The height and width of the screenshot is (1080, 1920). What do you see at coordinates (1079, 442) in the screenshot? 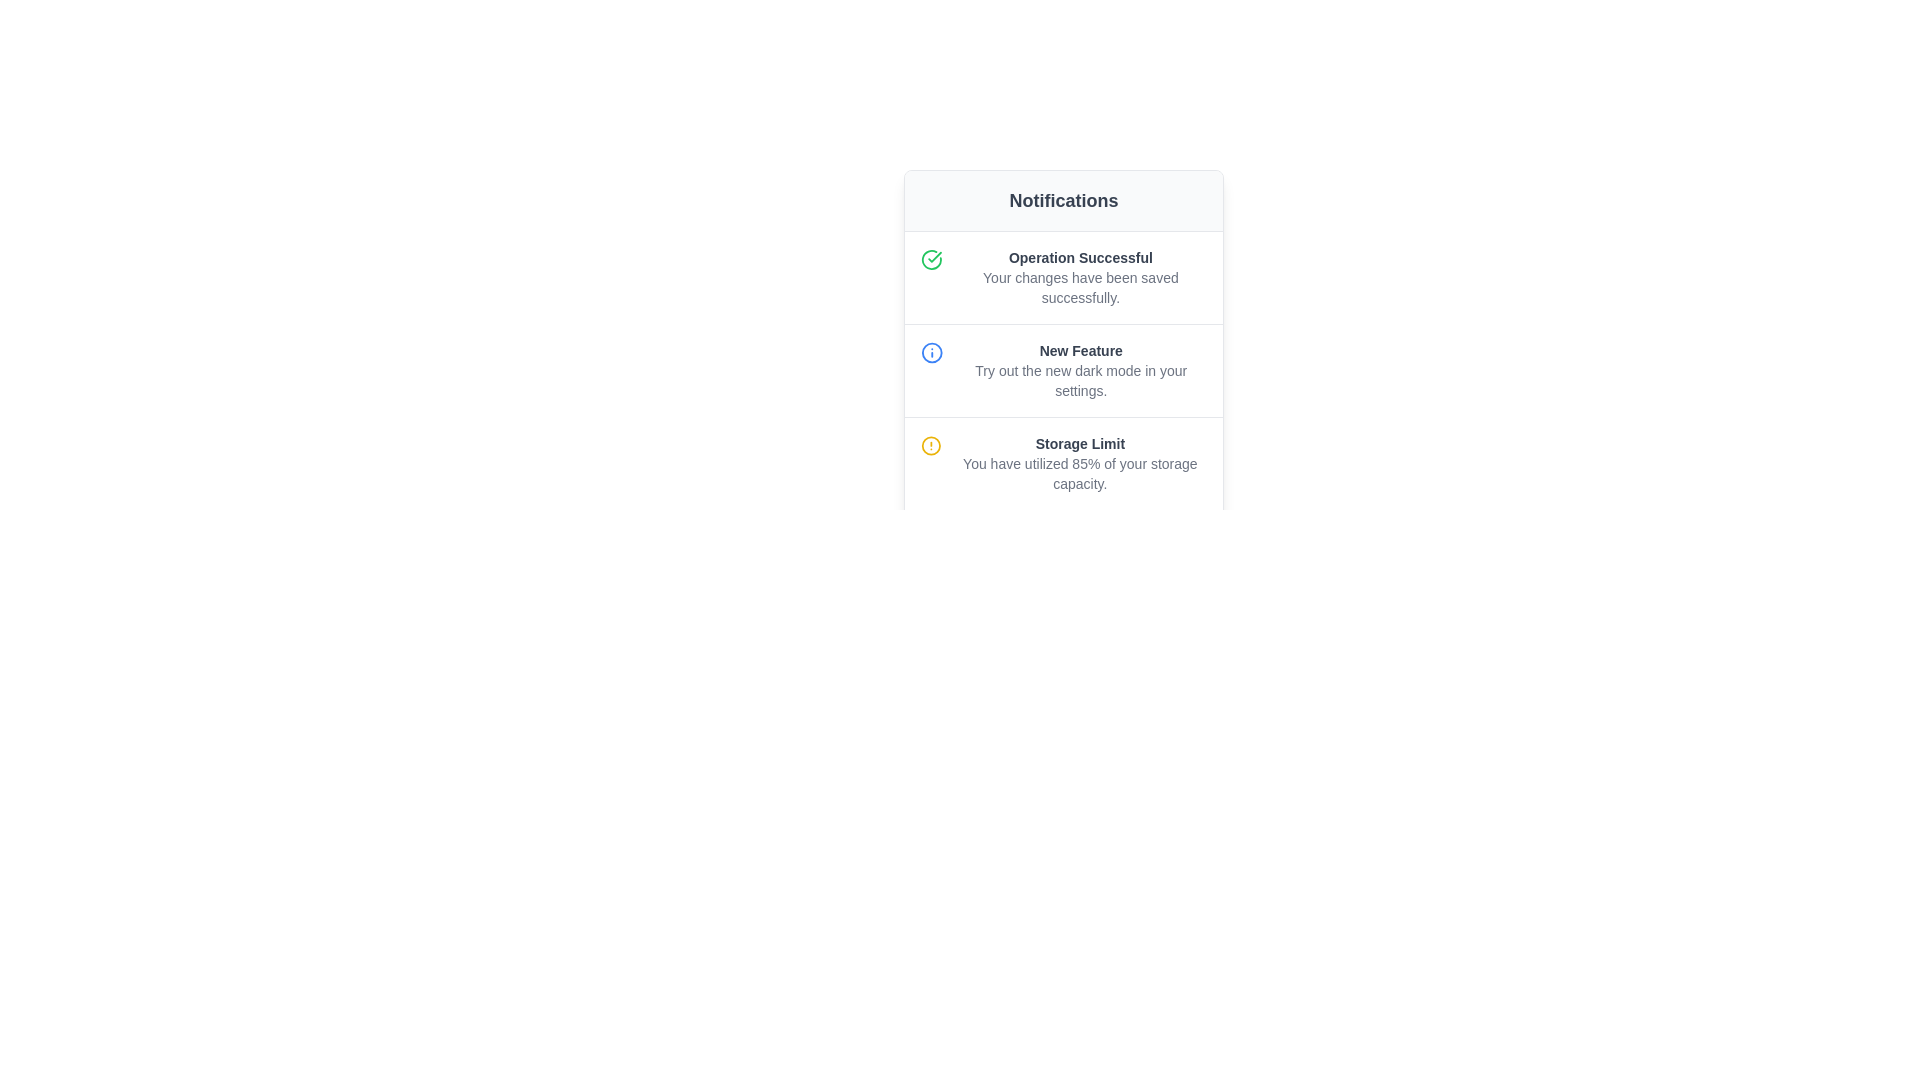
I see `the 'Storage Limit' text label displayed in bold grayish color on the third notification card` at bounding box center [1079, 442].